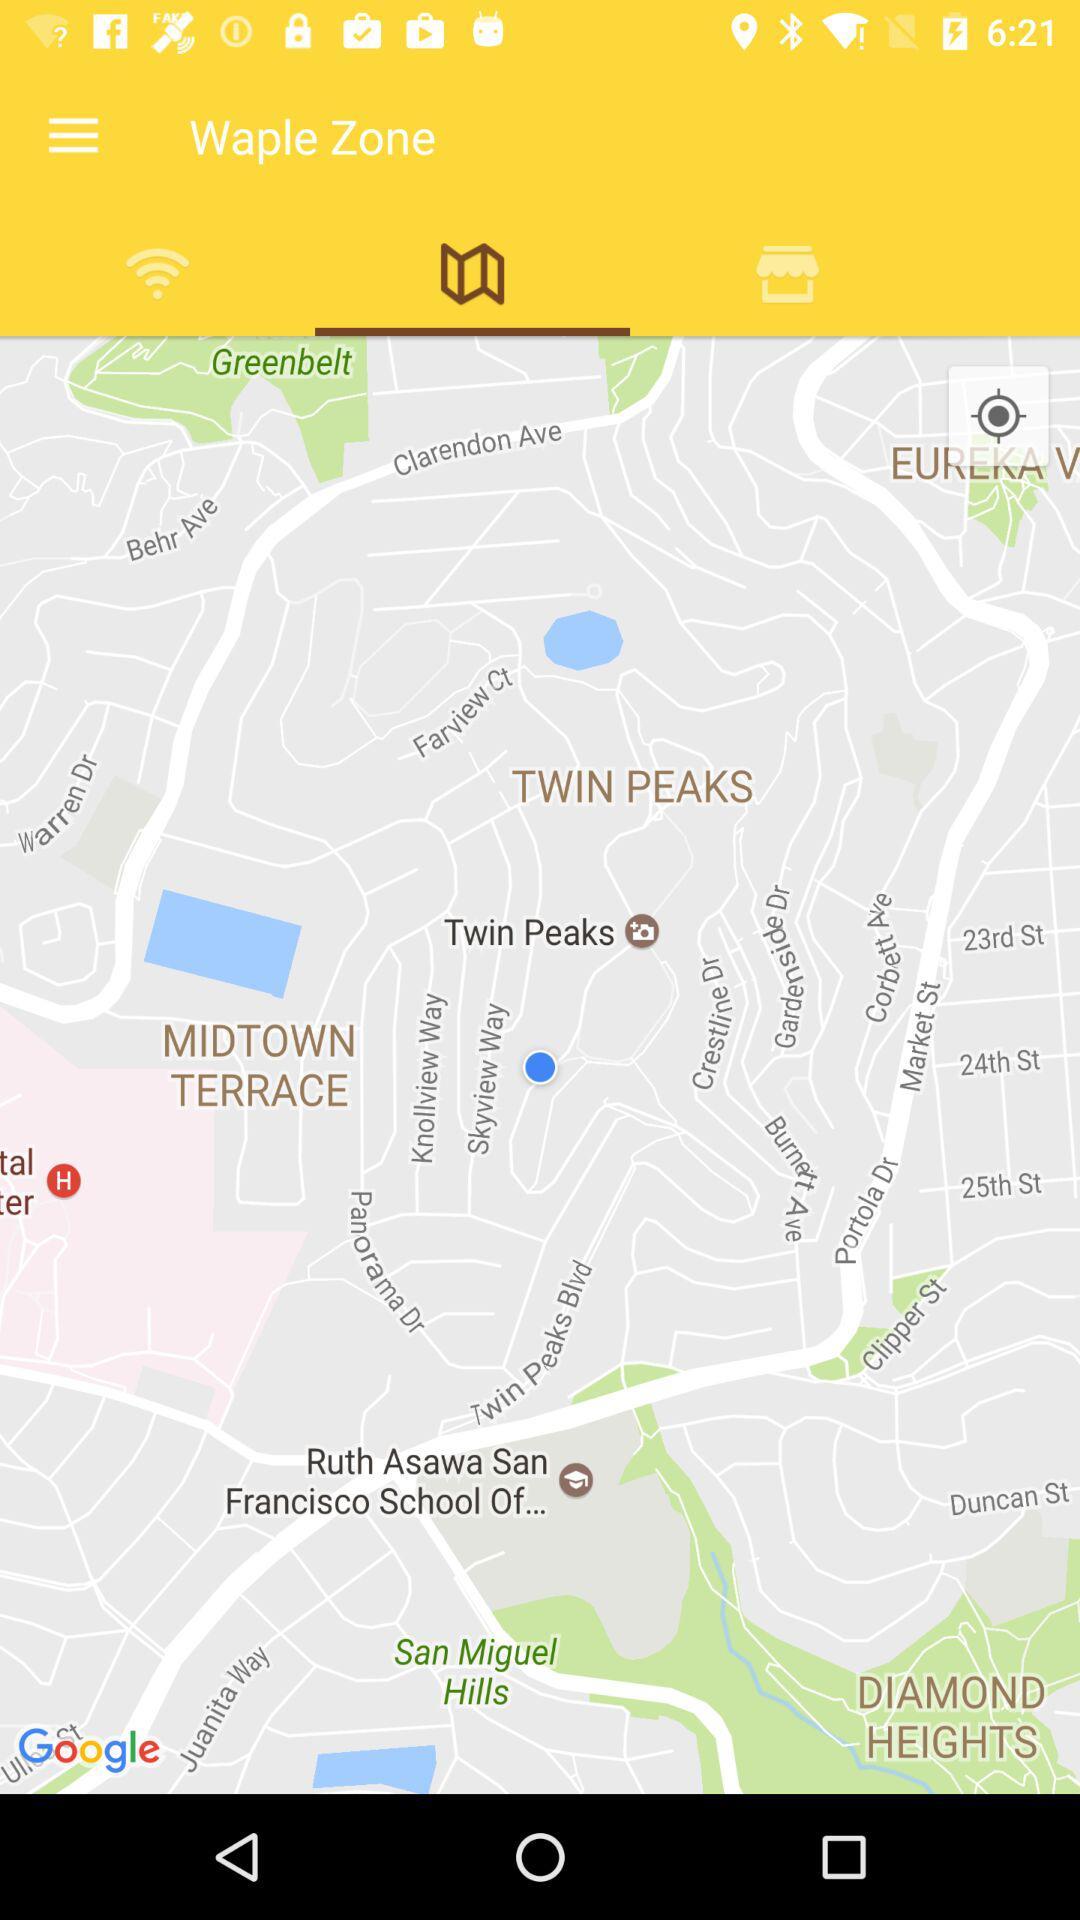 The width and height of the screenshot is (1080, 1920). What do you see at coordinates (472, 272) in the screenshot?
I see `map` at bounding box center [472, 272].